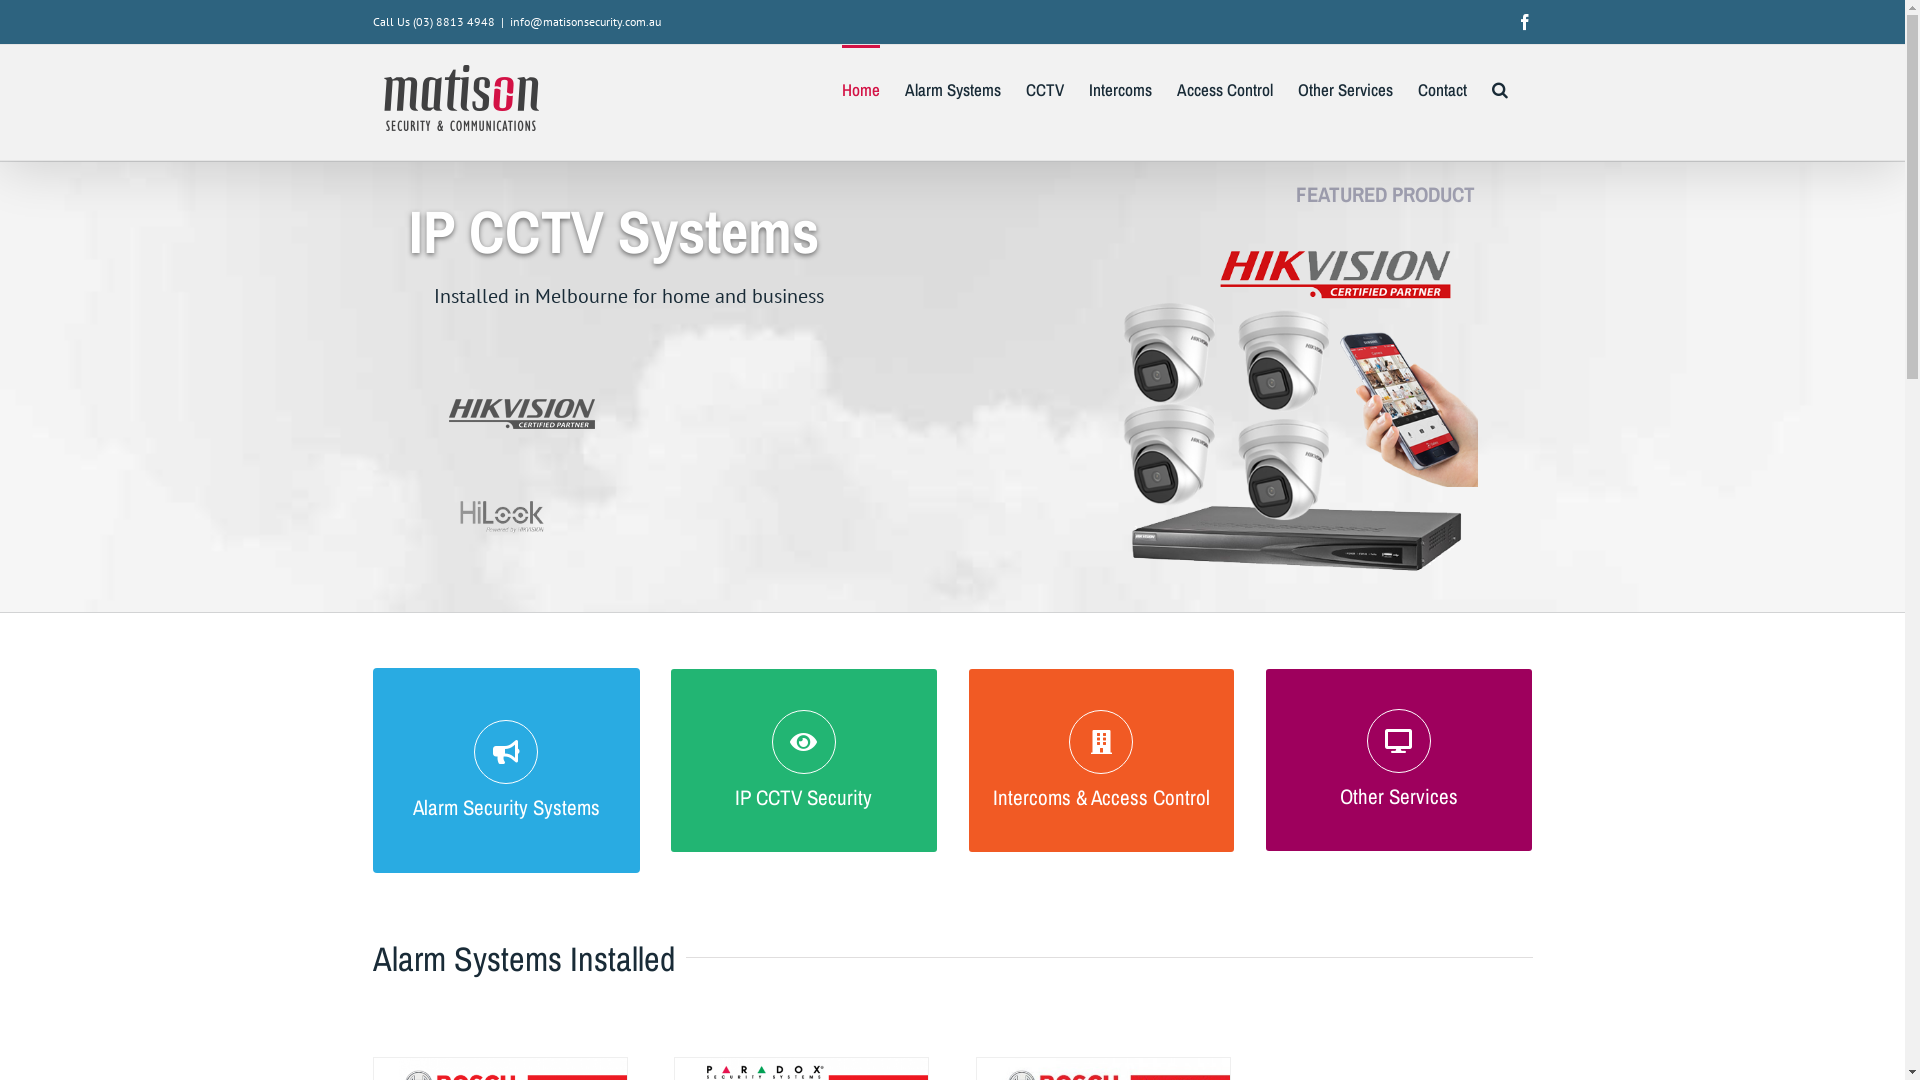 This screenshot has height=1080, width=1920. Describe the element at coordinates (1522, 22) in the screenshot. I see `'Facebook'` at that location.